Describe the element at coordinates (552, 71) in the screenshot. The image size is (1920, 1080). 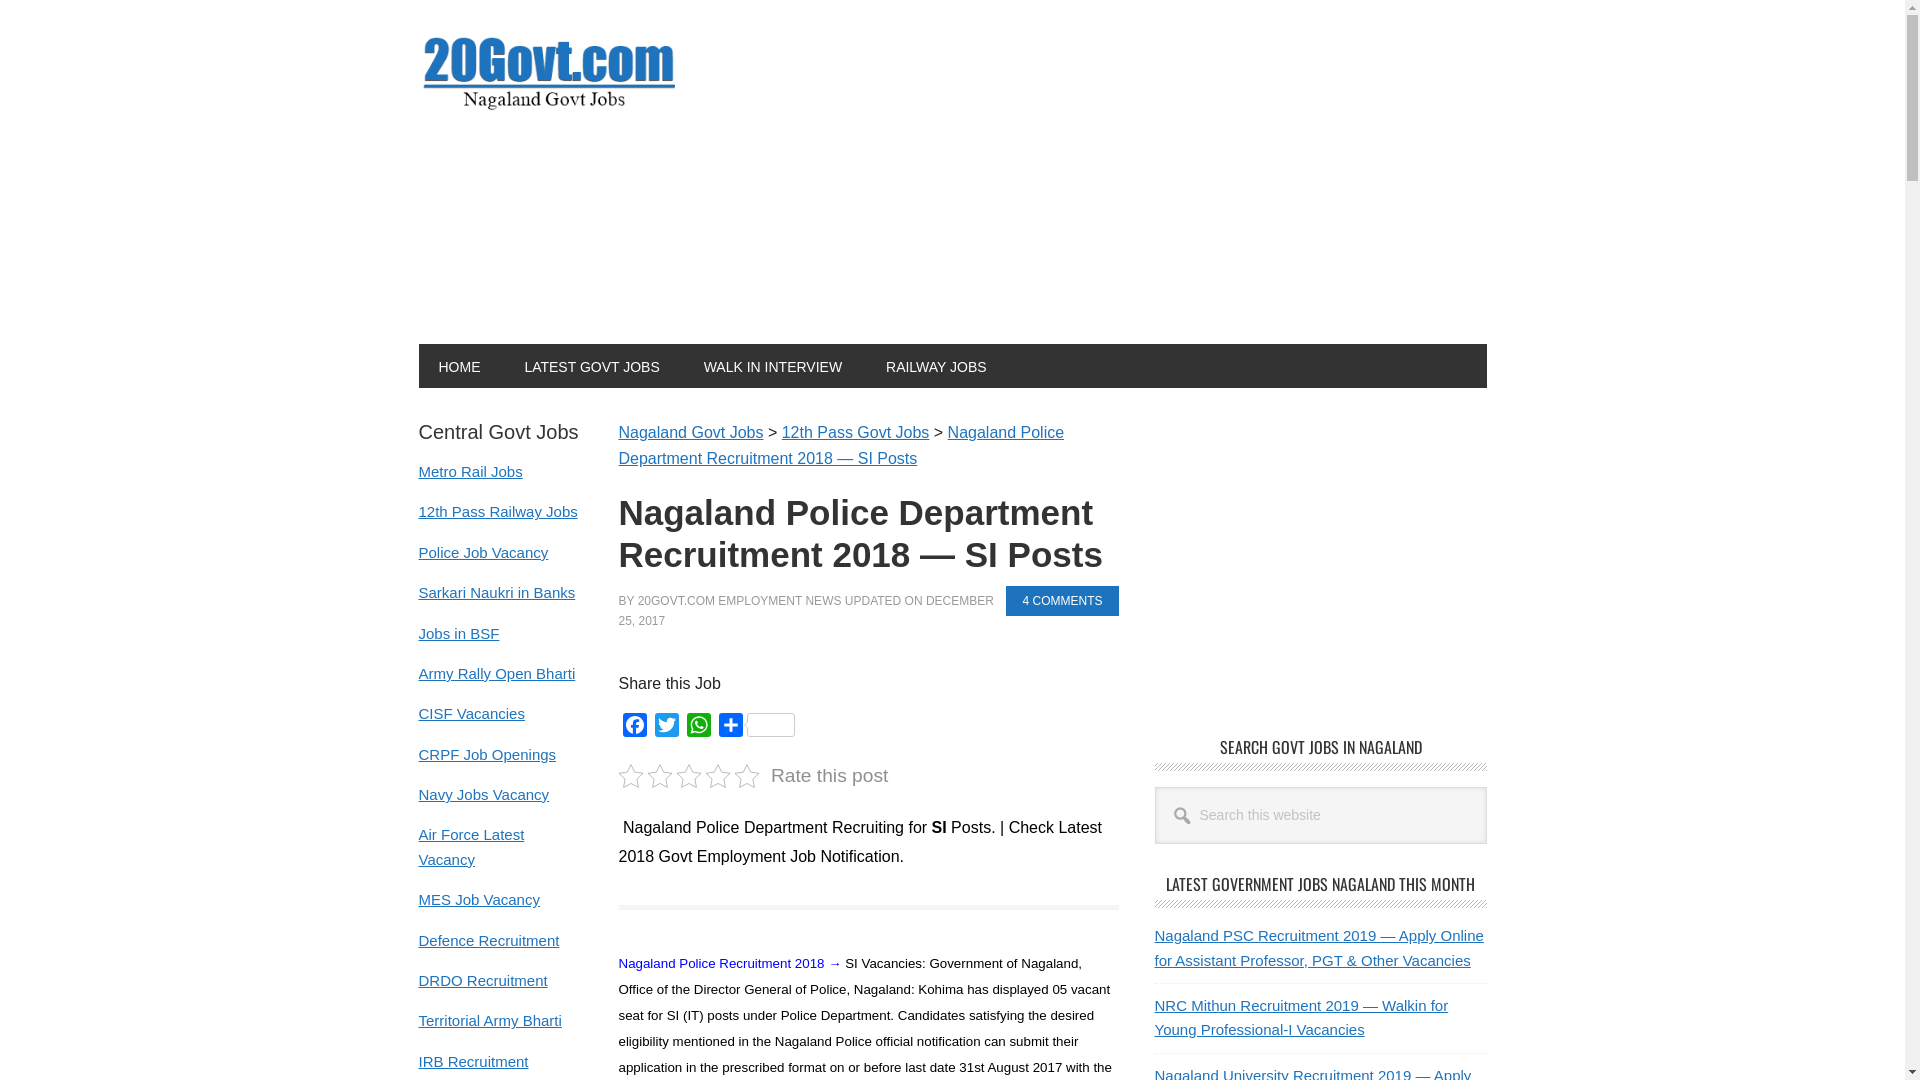
I see `'NAGALAND GOVT JOBS'` at that location.